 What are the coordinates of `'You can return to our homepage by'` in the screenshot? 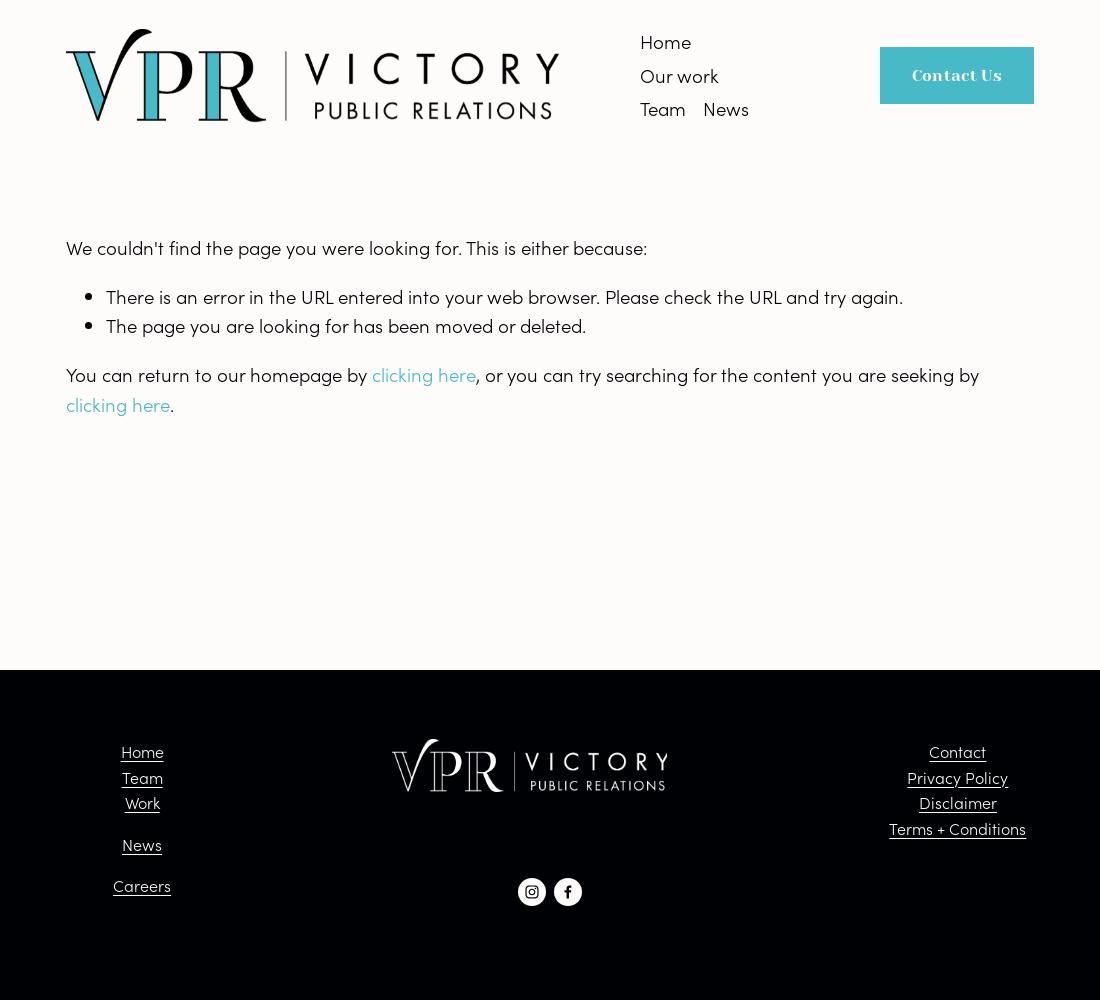 It's located at (219, 372).